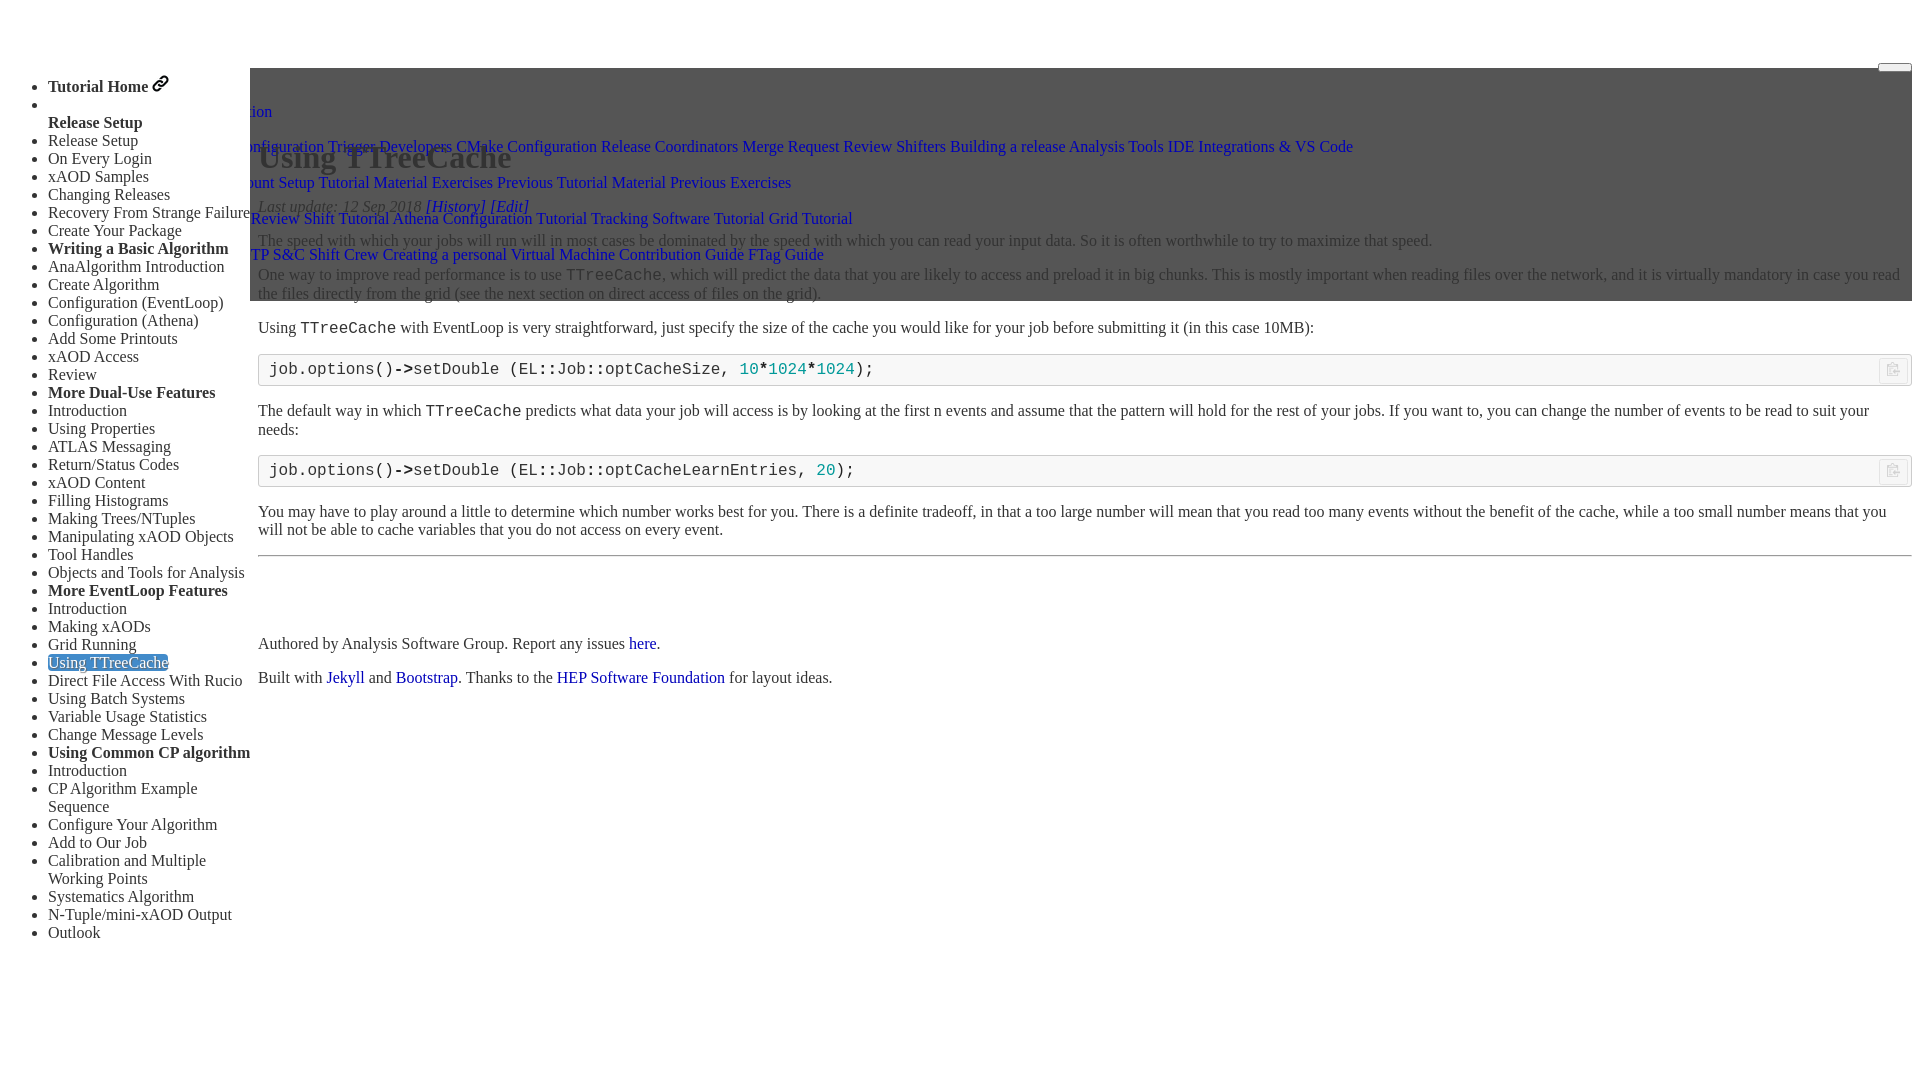 The width and height of the screenshot is (1920, 1080). What do you see at coordinates (811, 218) in the screenshot?
I see `'Grid Tutorial'` at bounding box center [811, 218].